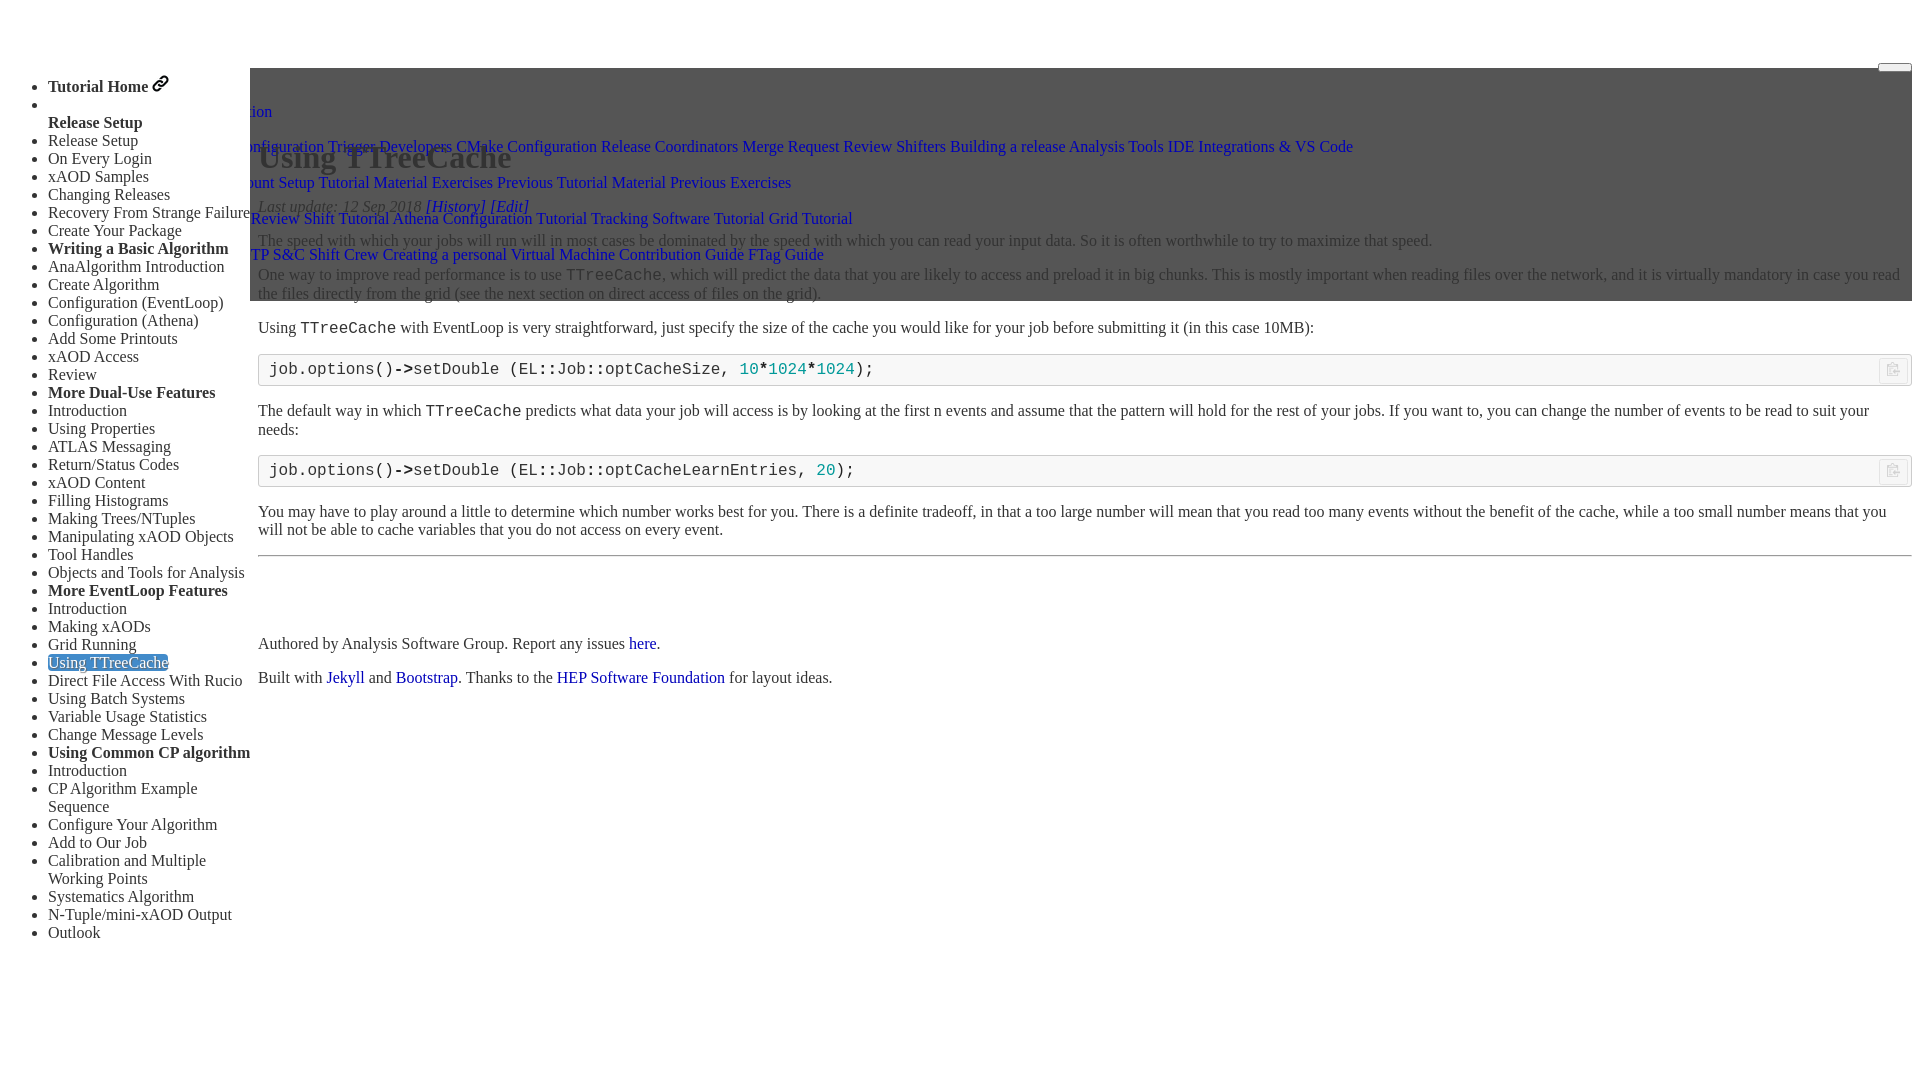 The width and height of the screenshot is (1920, 1080). What do you see at coordinates (811, 218) in the screenshot?
I see `'Grid Tutorial'` at bounding box center [811, 218].